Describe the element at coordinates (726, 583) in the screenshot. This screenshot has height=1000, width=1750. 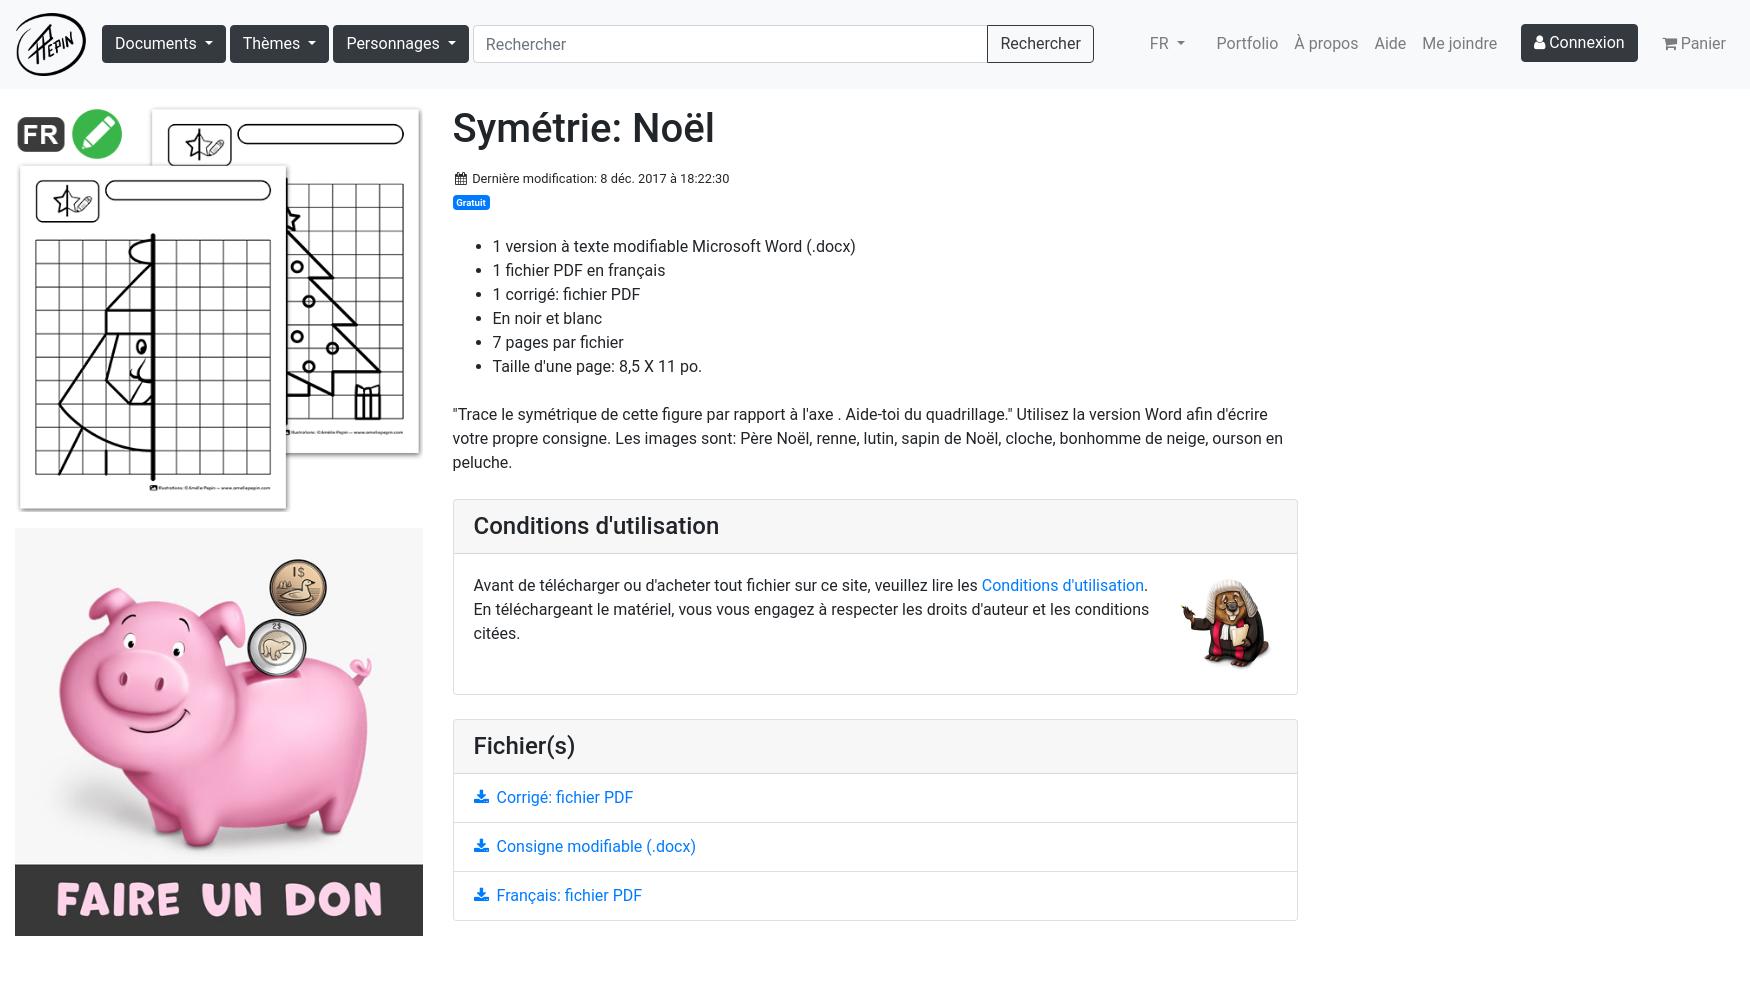
I see `'Avant de télécharger ou d'acheter tout fichier sur ce site, veuillez lire les'` at that location.